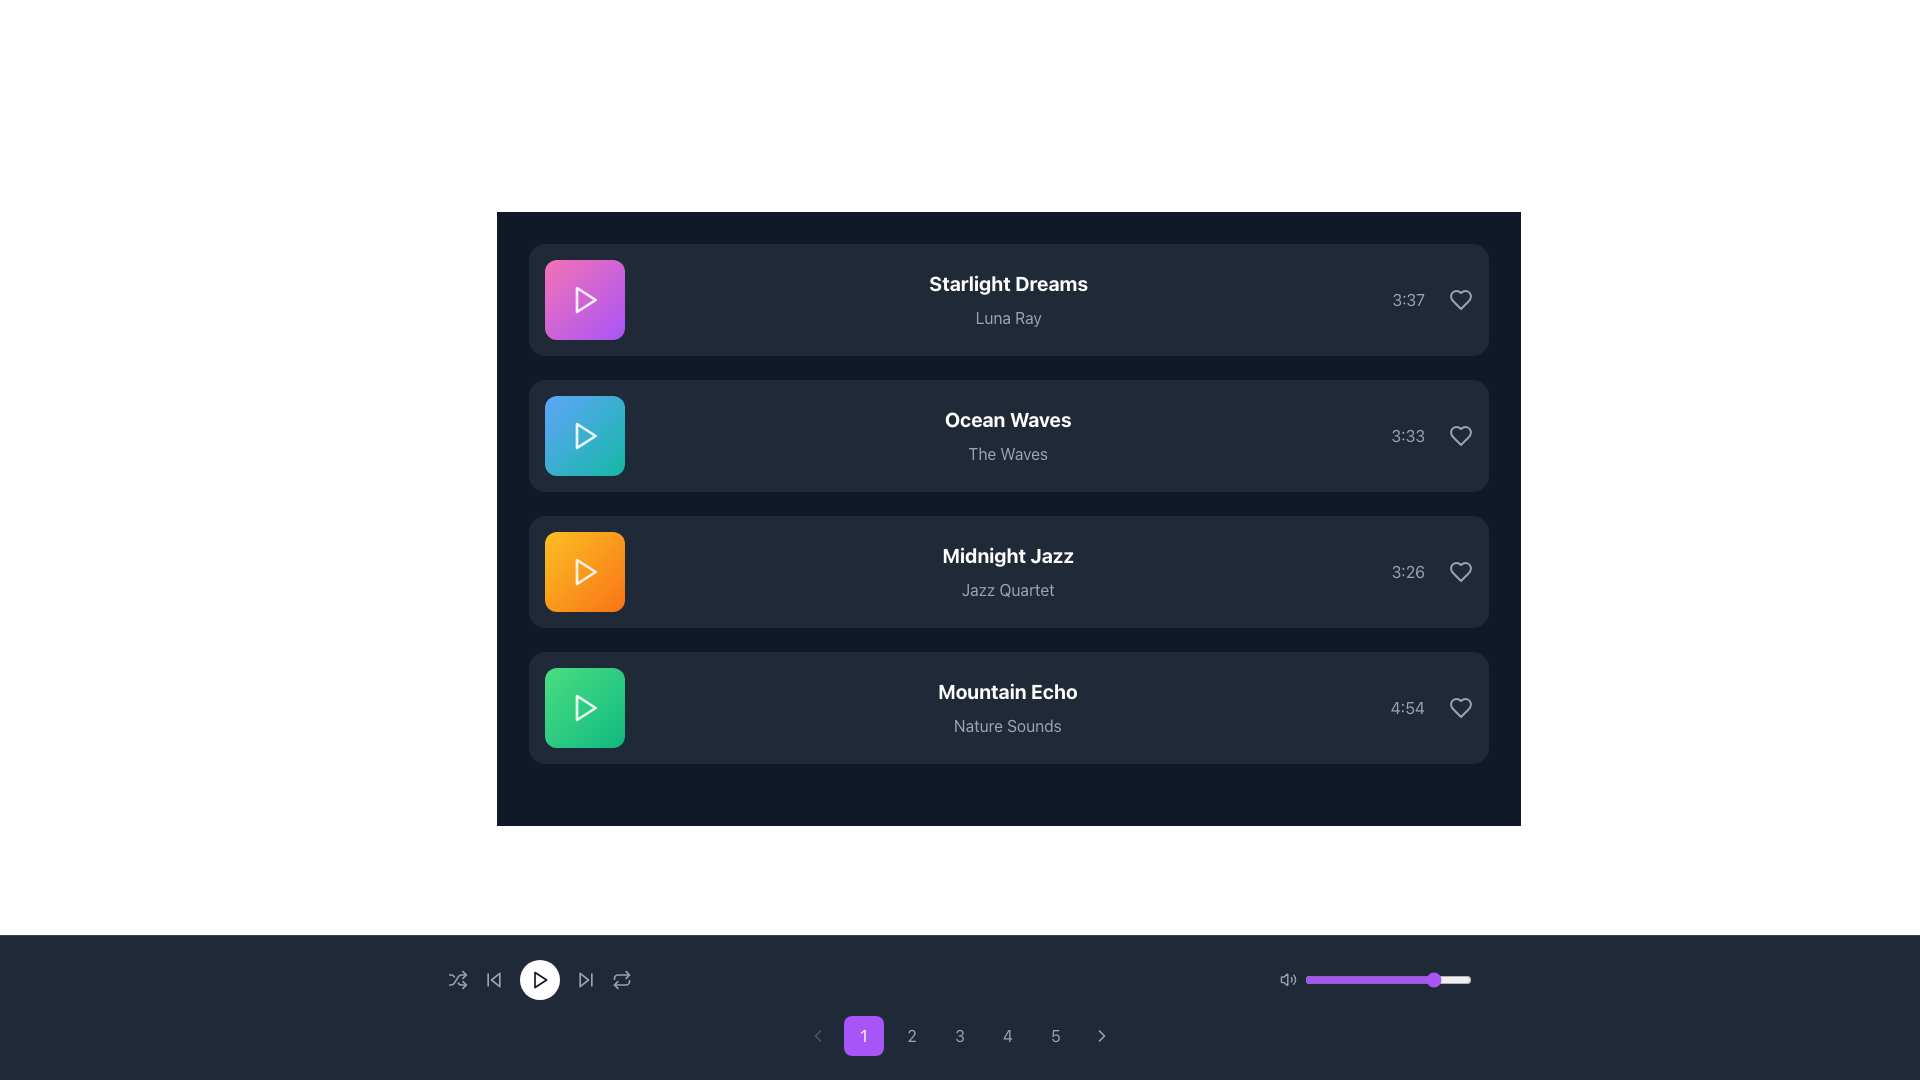  Describe the element at coordinates (911, 1035) in the screenshot. I see `the rounded square button displaying '2' with a dark background` at that location.